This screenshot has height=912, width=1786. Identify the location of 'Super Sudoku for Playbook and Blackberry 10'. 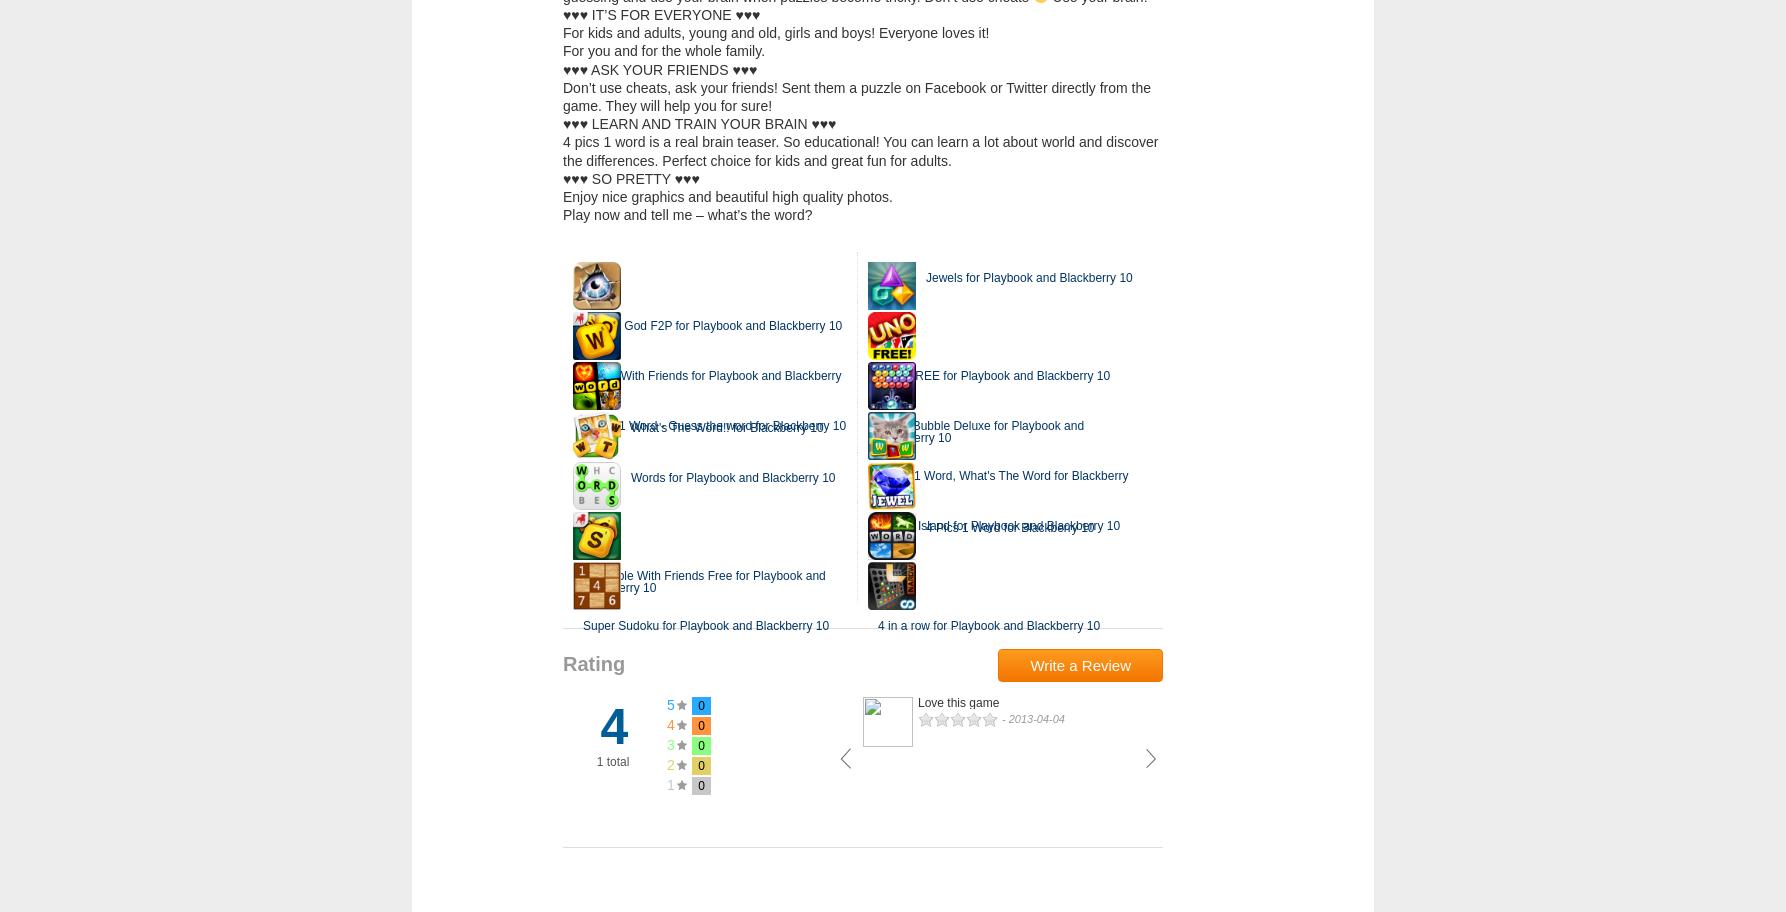
(581, 625).